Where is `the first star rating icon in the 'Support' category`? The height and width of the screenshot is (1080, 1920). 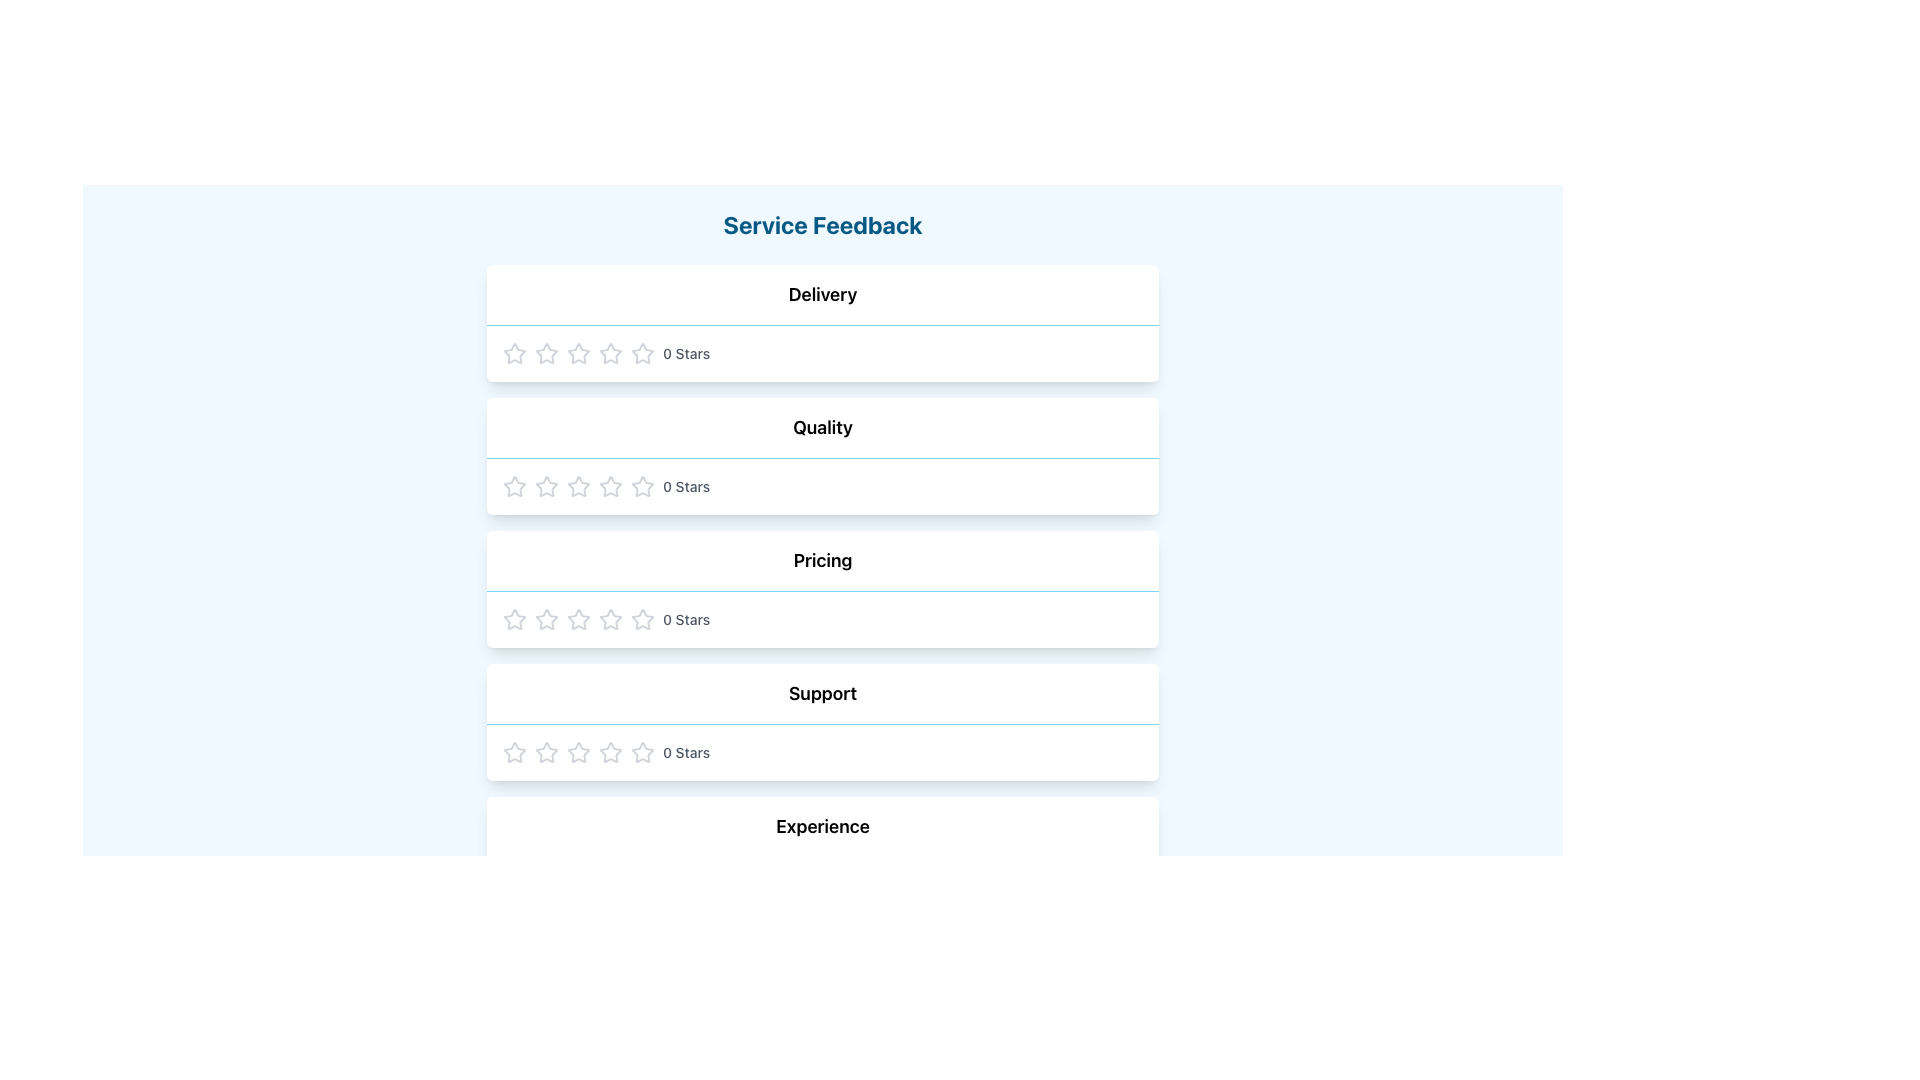
the first star rating icon in the 'Support' category is located at coordinates (514, 752).